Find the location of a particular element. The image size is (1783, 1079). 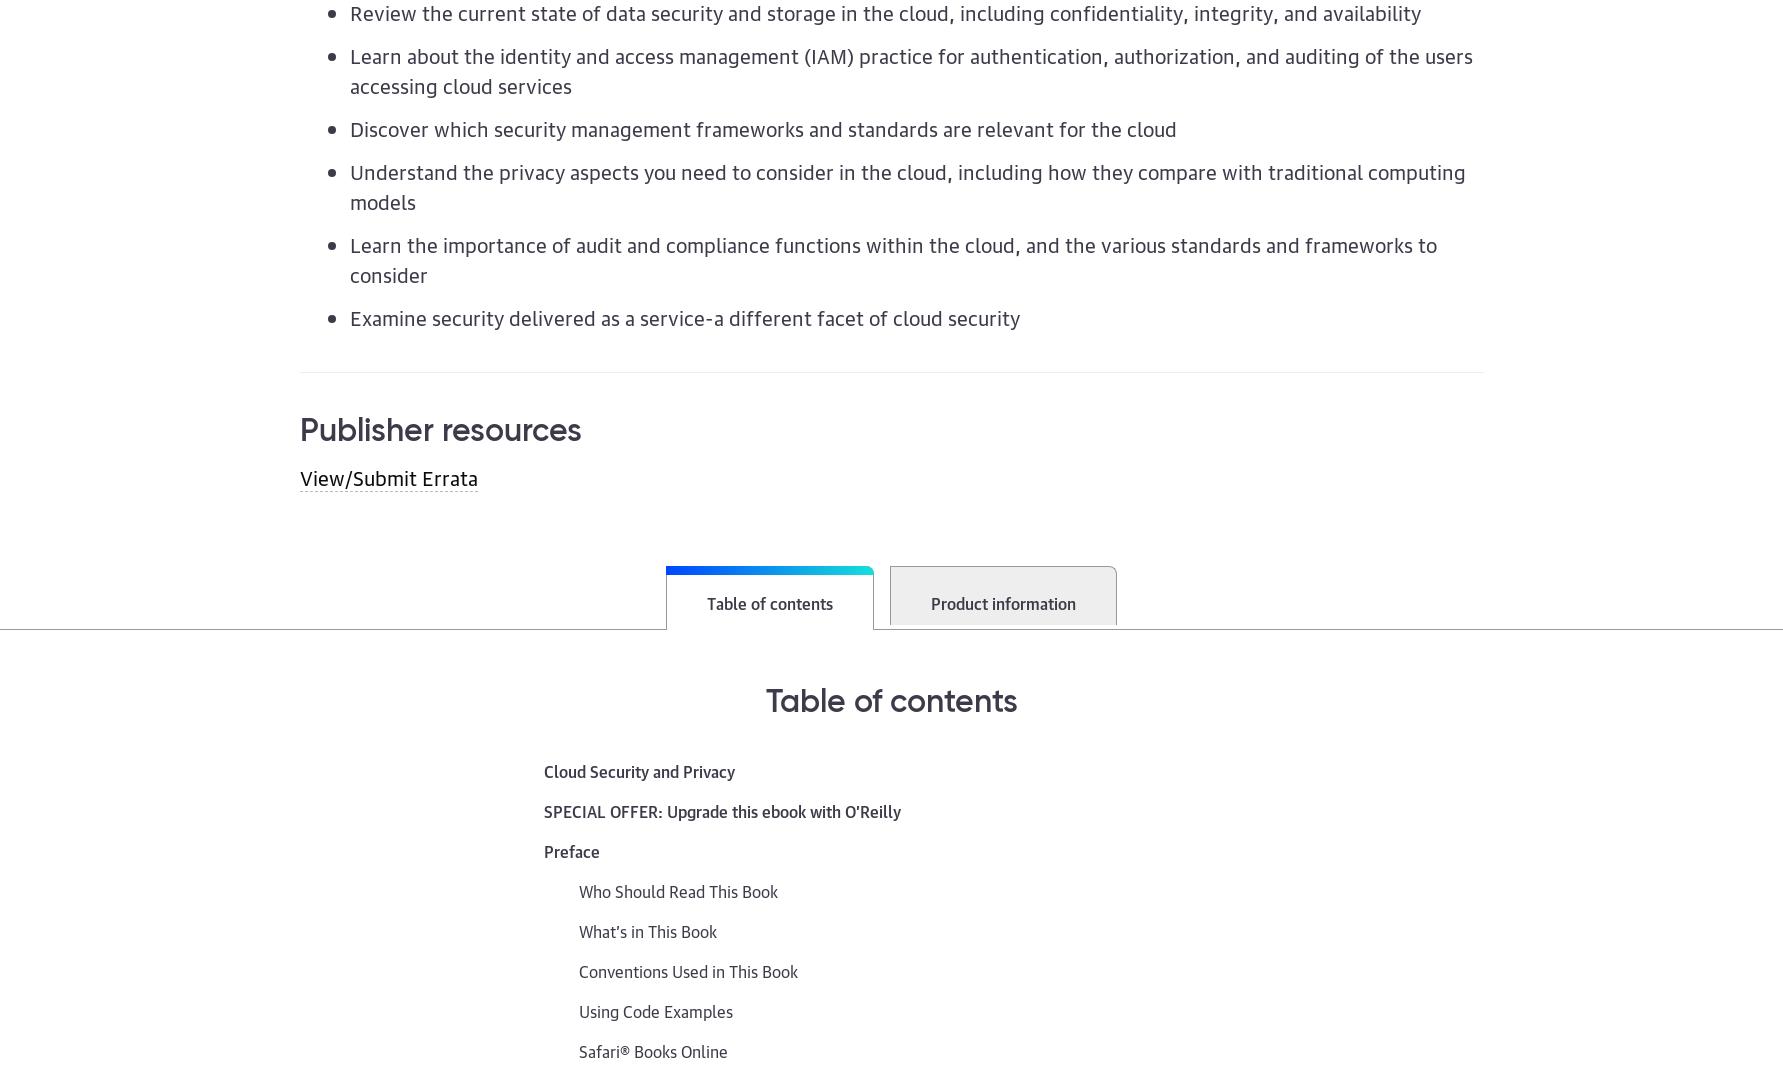

'What’s in This Book' is located at coordinates (647, 929).